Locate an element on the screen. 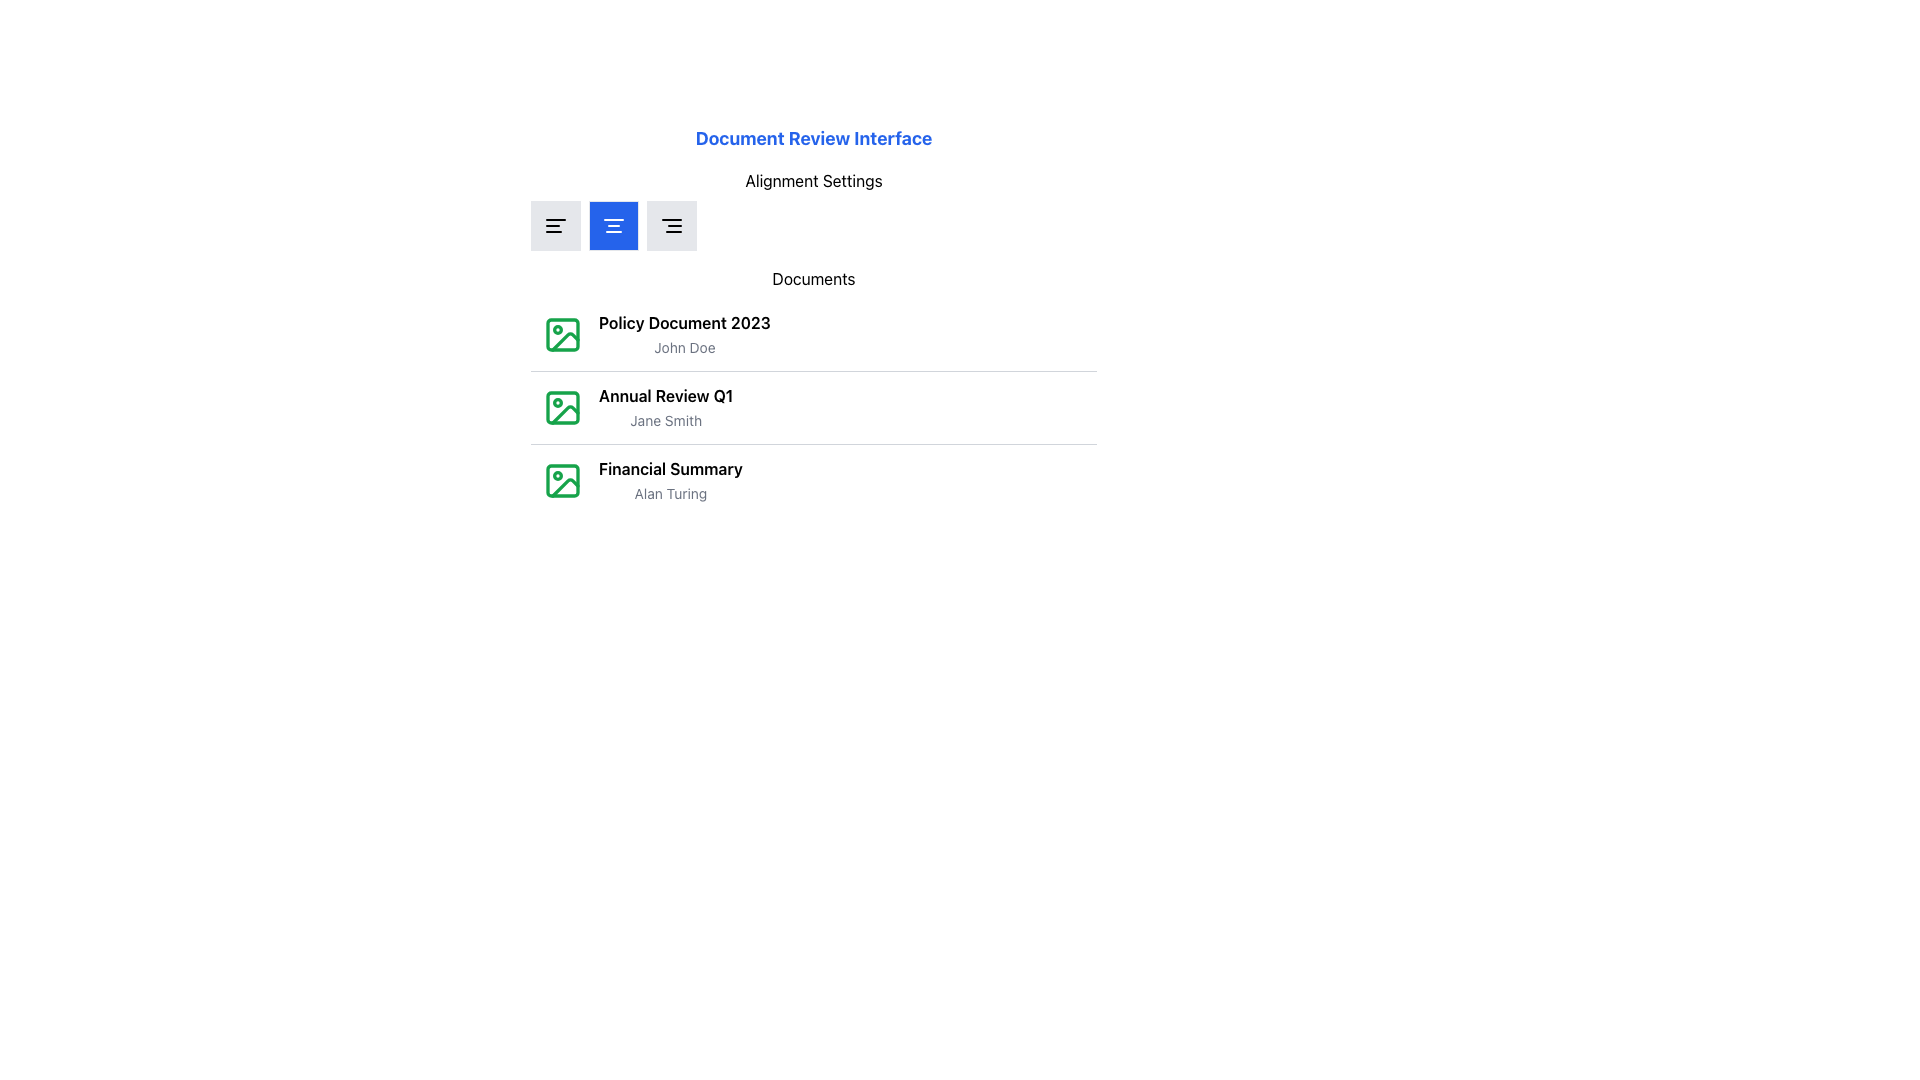  the third list item under the 'Documents' section, which features a green landscape icon and the text 'Financial Summary' by Alan Turing is located at coordinates (642, 481).